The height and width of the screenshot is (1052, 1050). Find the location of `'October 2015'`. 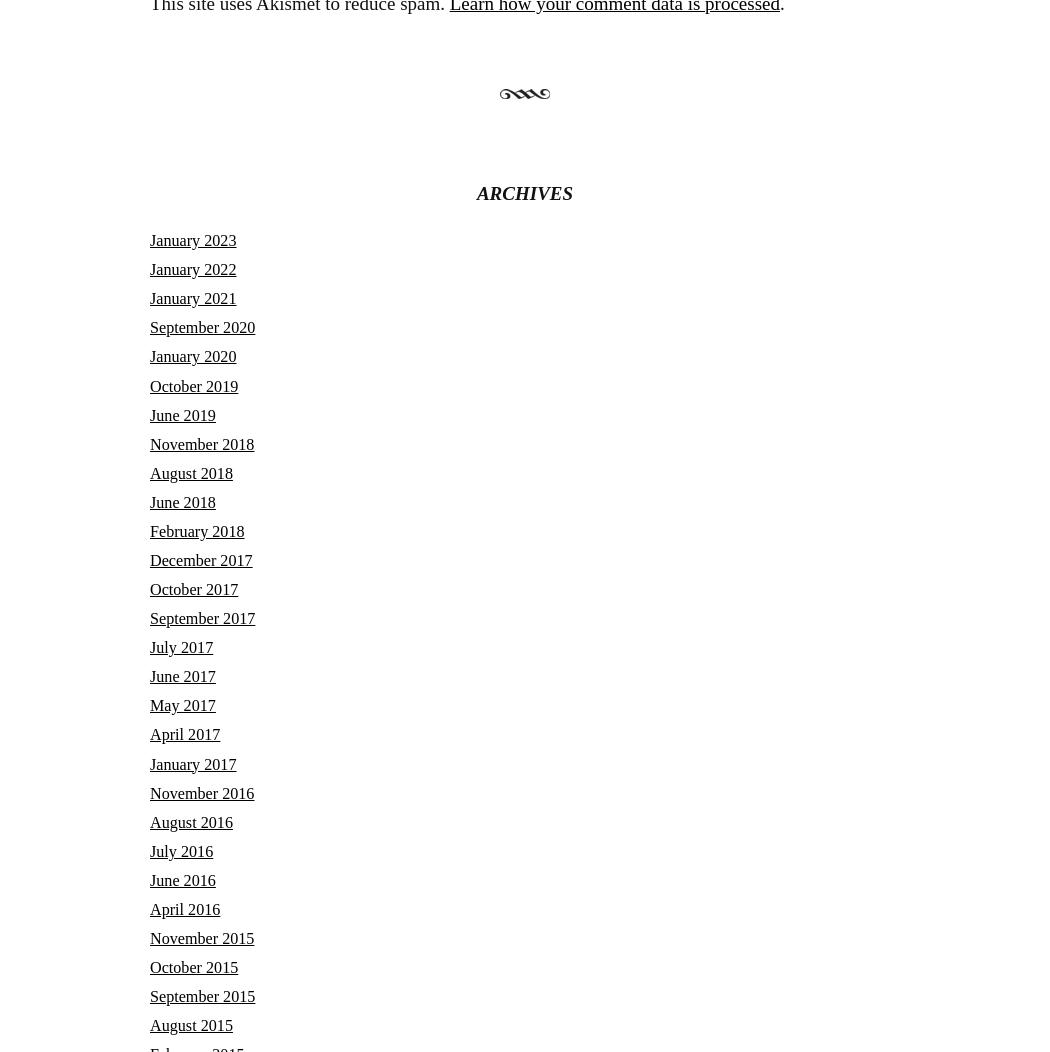

'October 2015' is located at coordinates (193, 967).